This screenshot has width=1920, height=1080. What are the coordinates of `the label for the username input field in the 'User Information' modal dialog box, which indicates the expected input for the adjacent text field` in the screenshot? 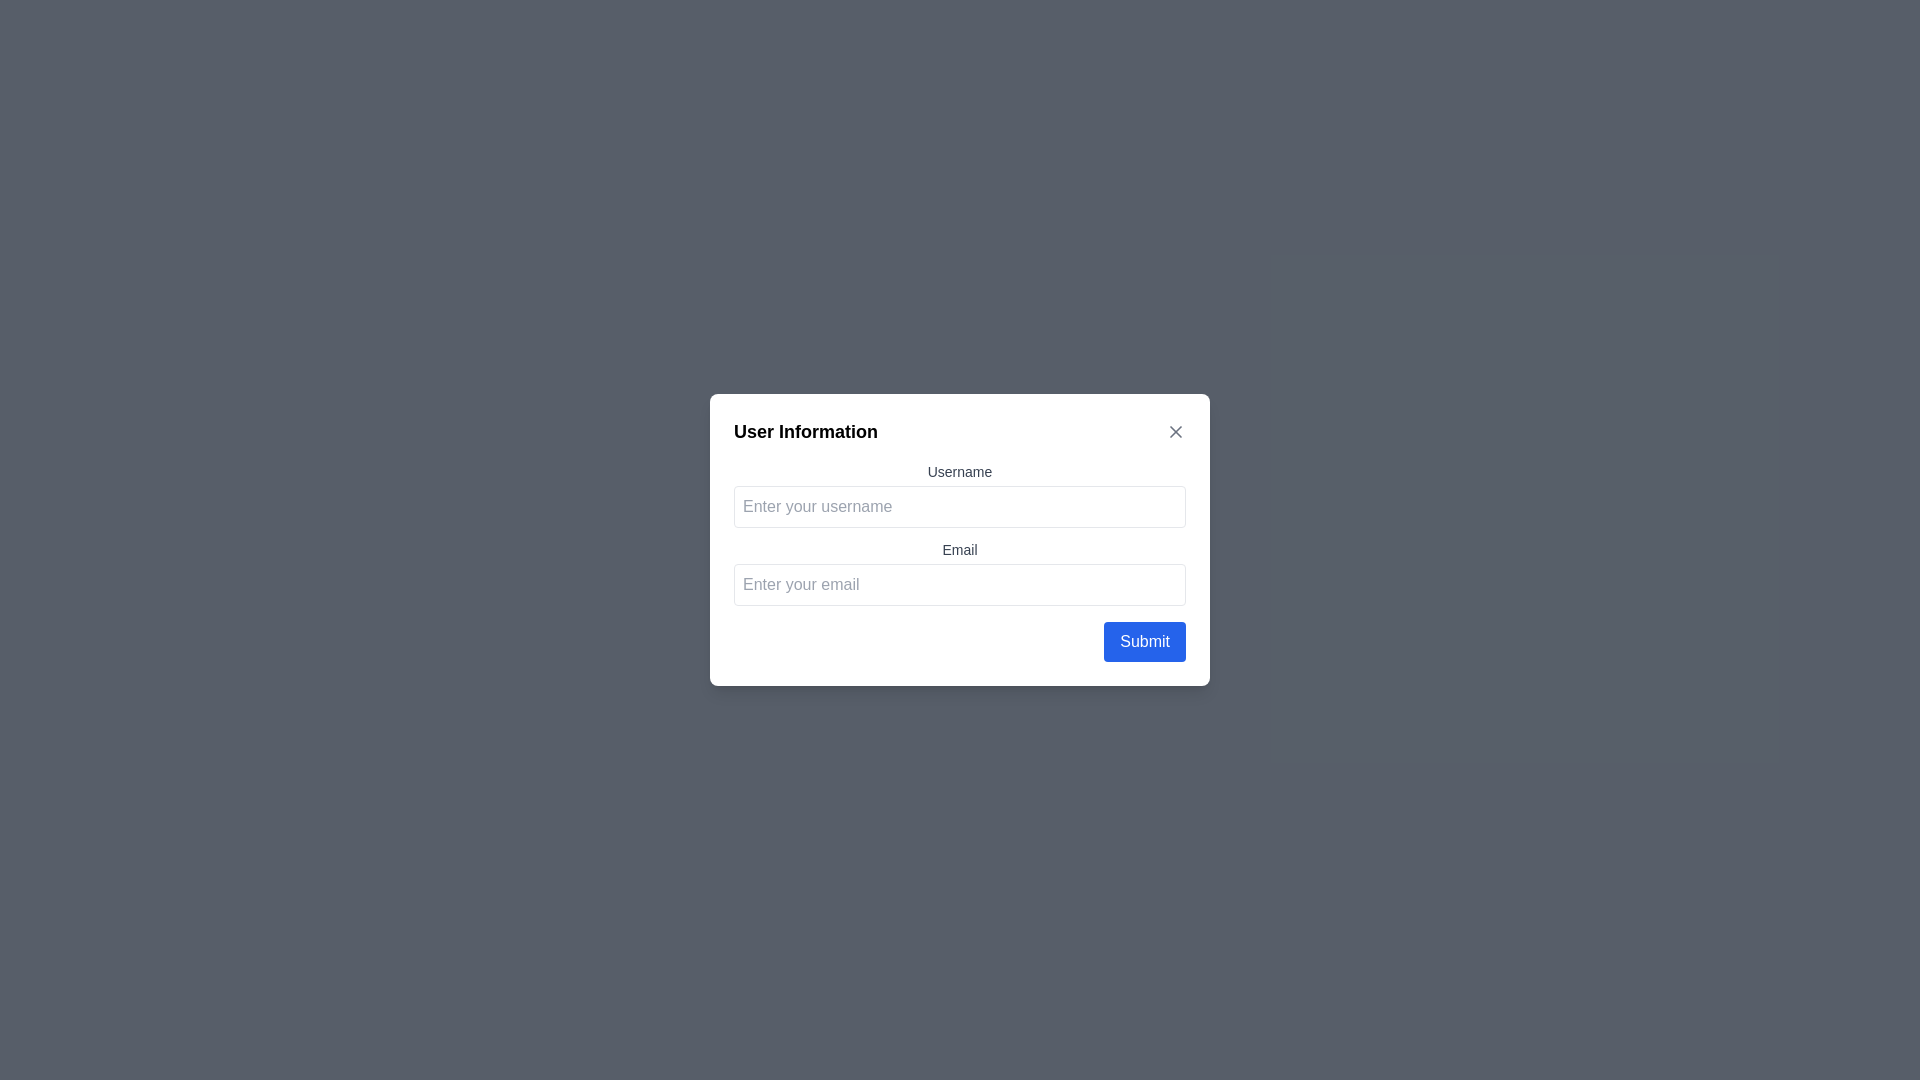 It's located at (960, 471).